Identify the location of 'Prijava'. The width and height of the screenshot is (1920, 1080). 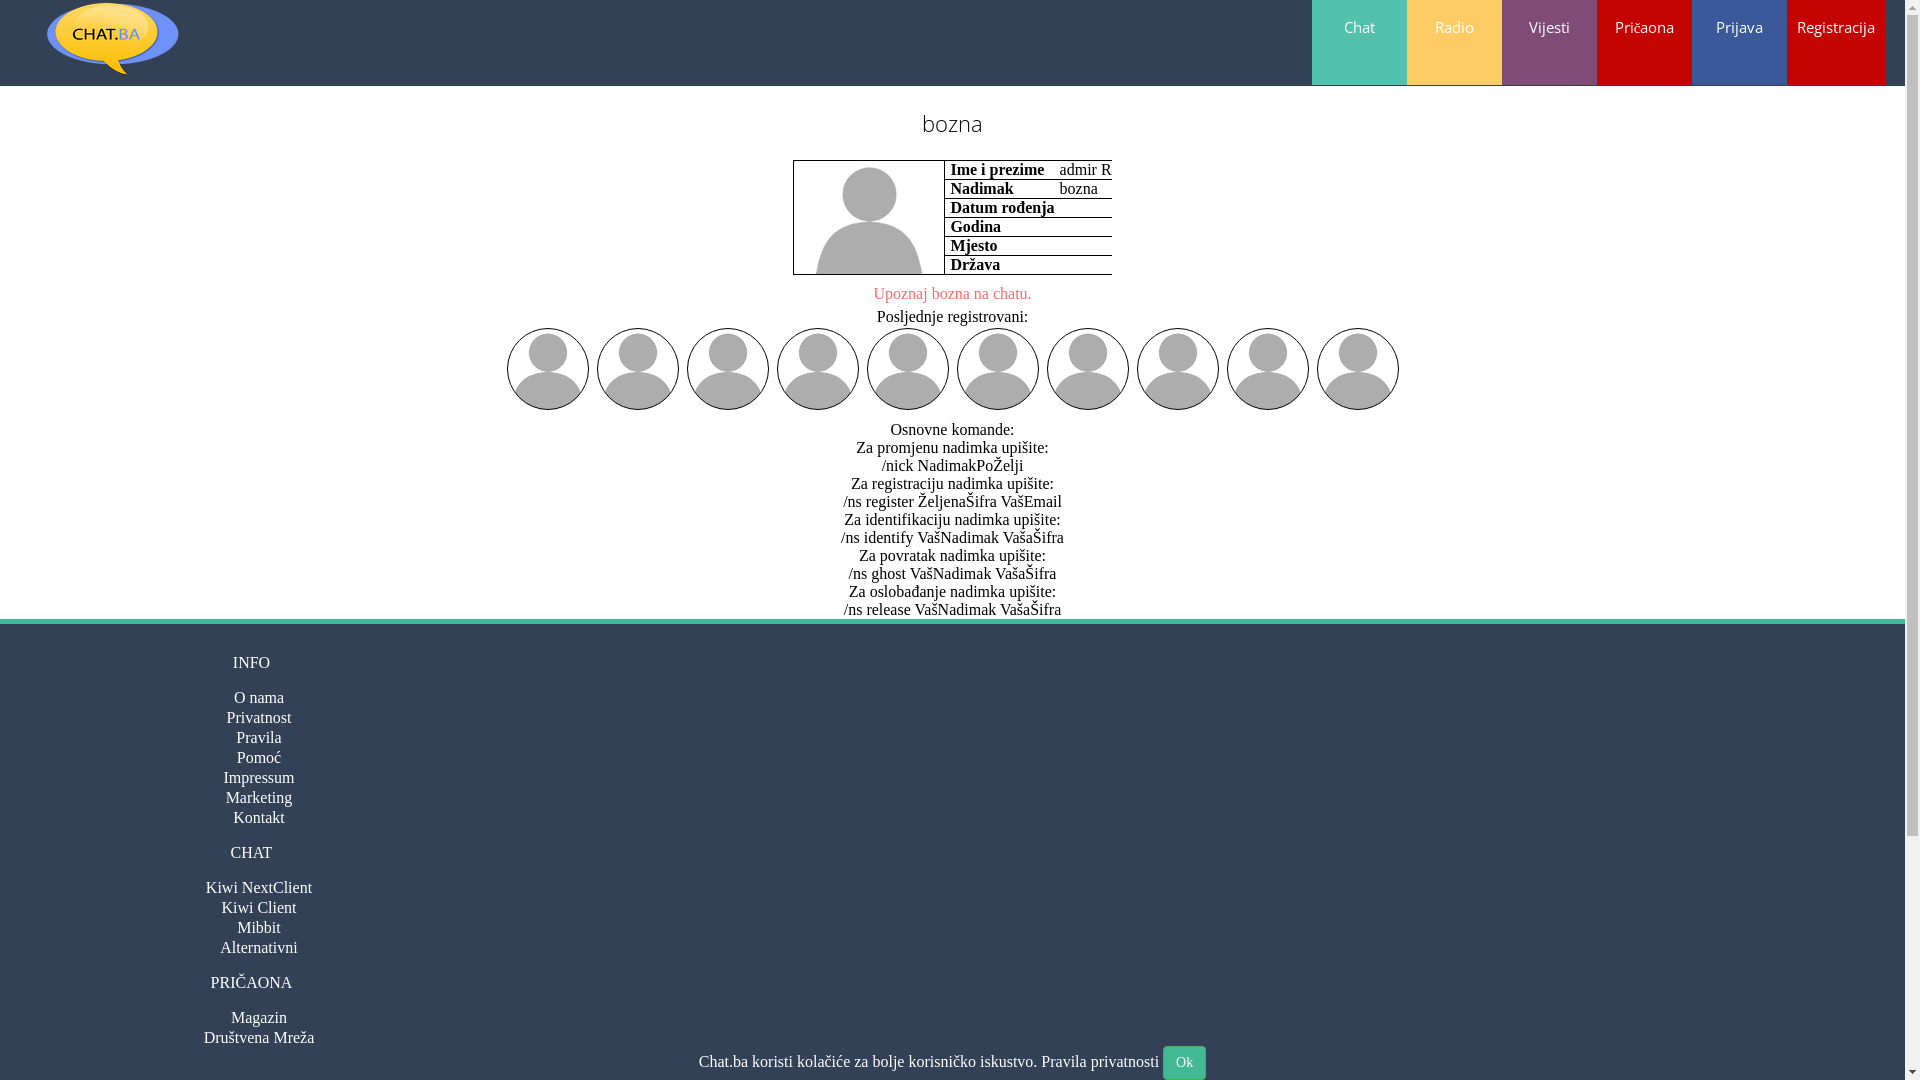
(1738, 42).